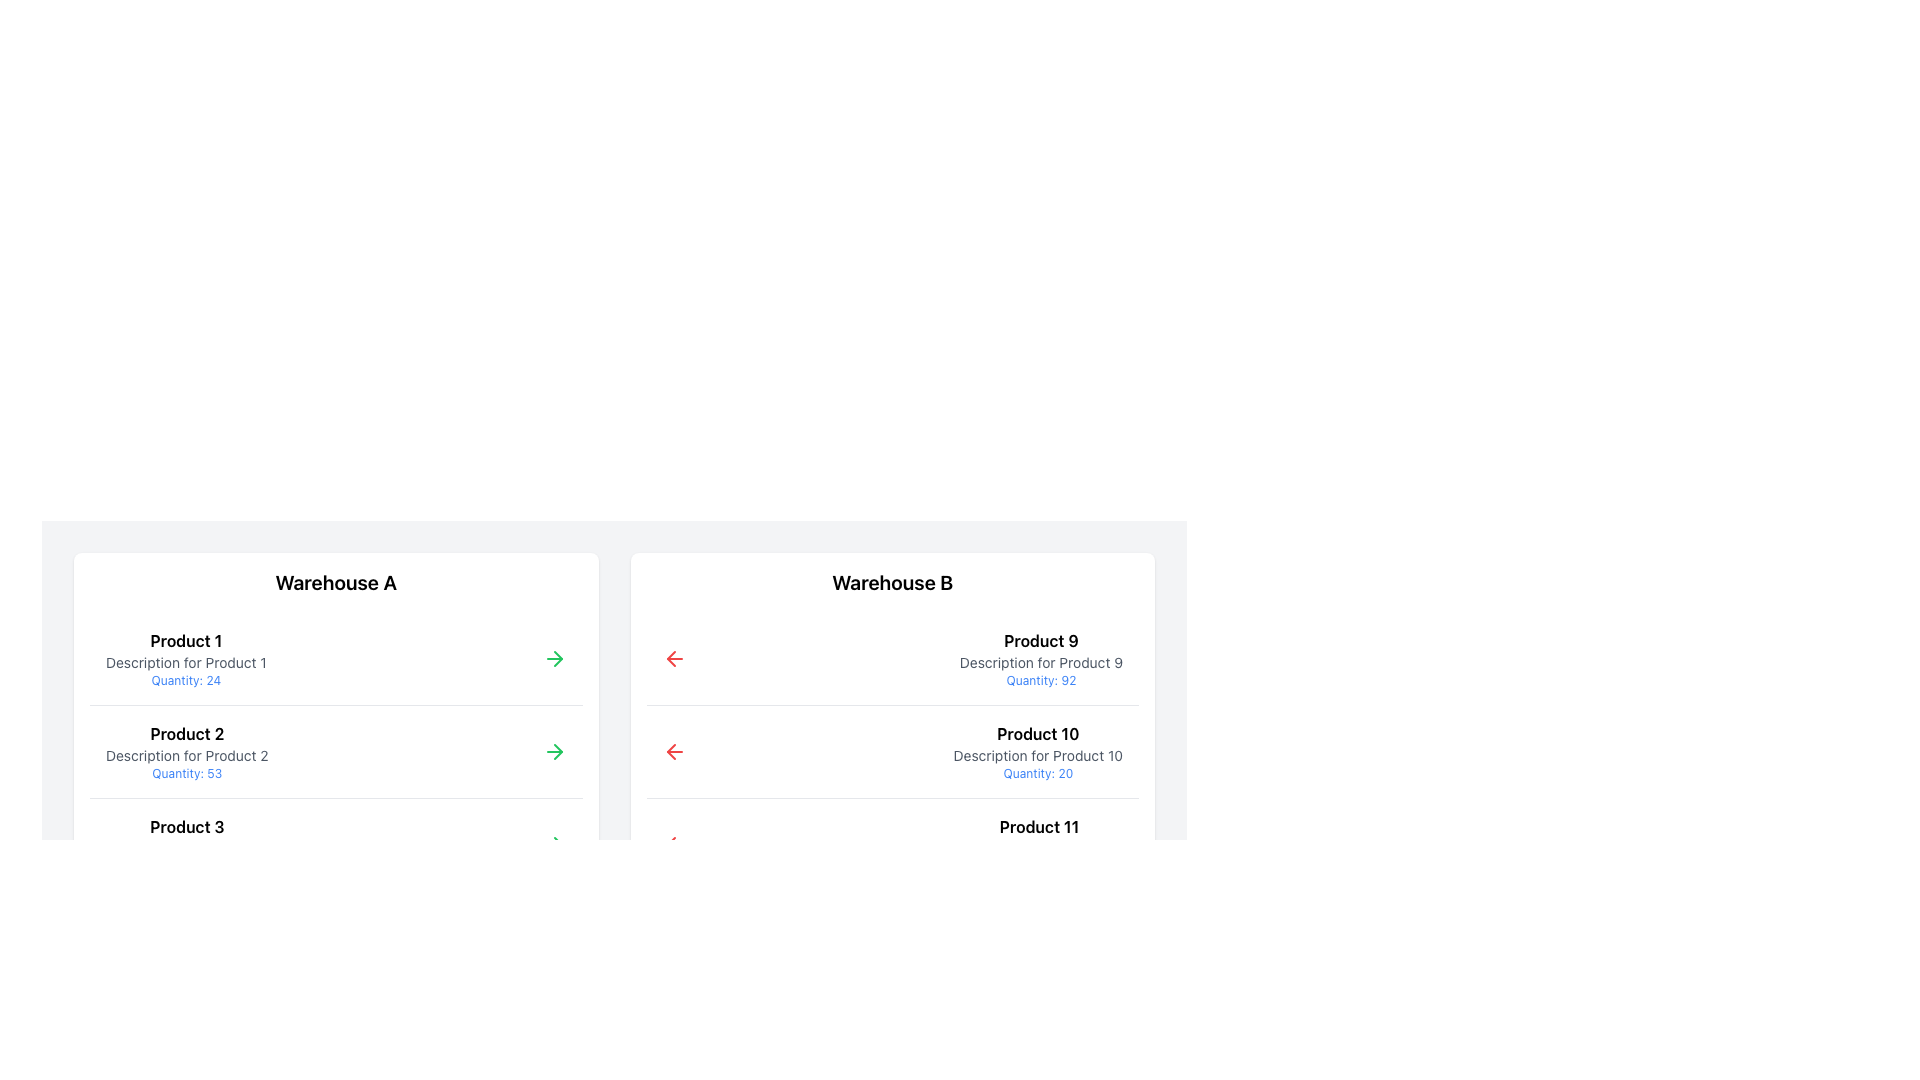  I want to click on the Text Label that identifies a product in the 'Warehouse B' column, positioned above the description and quantity text, so click(1038, 733).